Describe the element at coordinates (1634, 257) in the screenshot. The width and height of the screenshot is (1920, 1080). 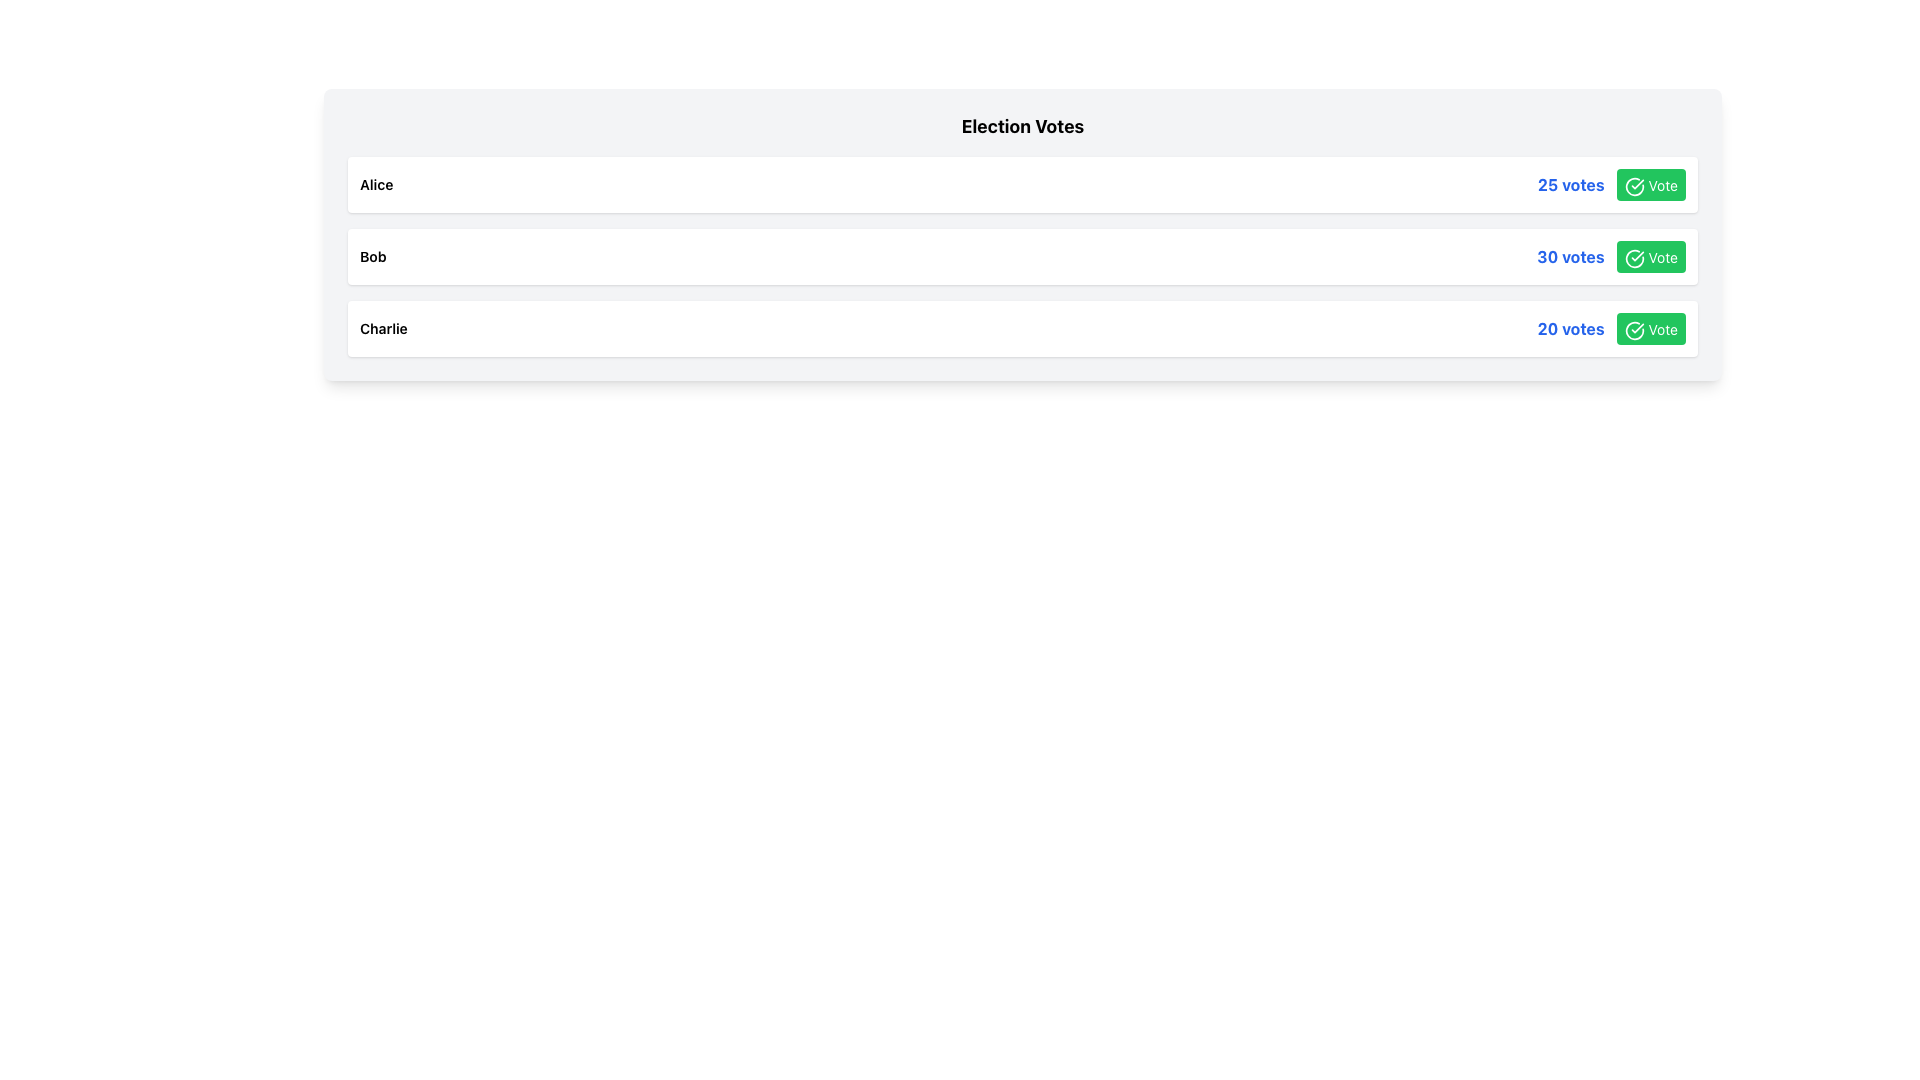
I see `the leftmost confirmation icon within the green 'Vote' button located in the last row of the election votes list` at that location.